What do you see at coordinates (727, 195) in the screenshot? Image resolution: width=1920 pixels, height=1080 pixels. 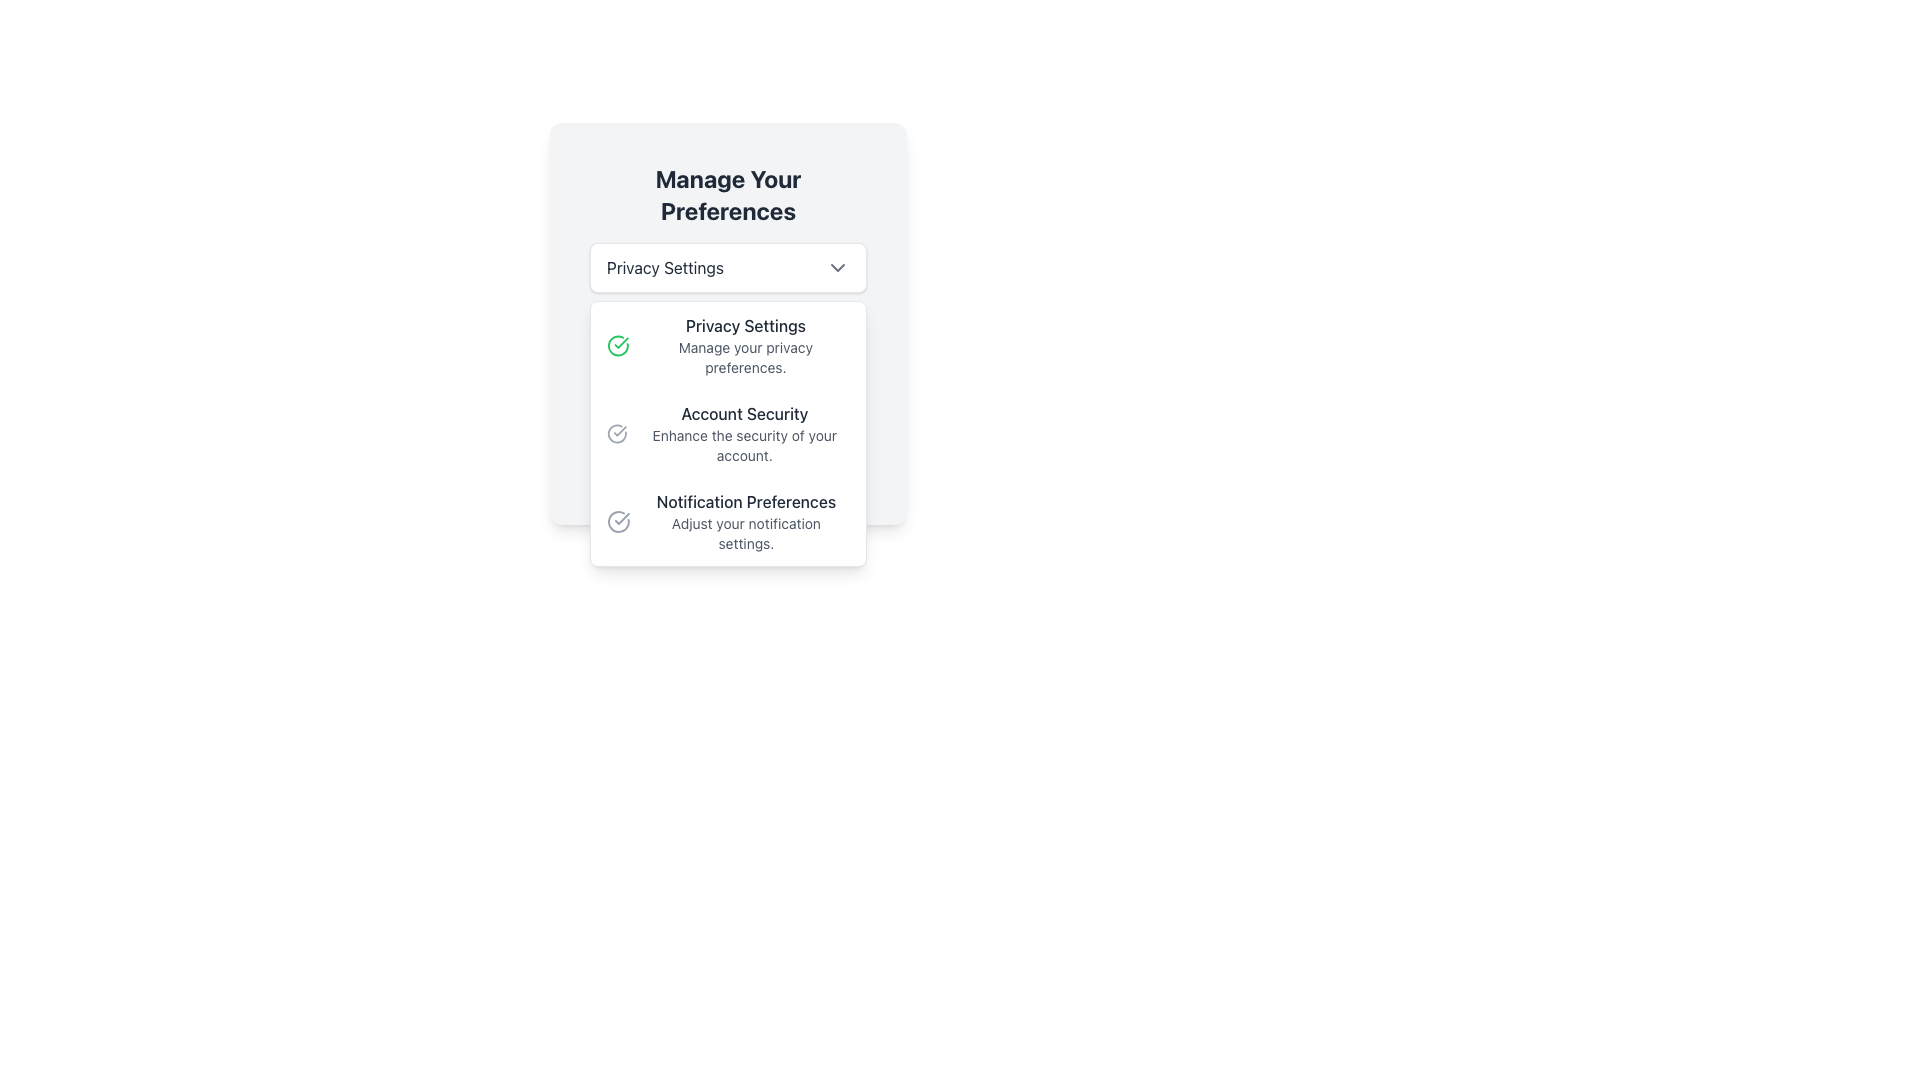 I see `the text label displaying 'Manage Your Preferences', which is centered at the top of the card-like interface` at bounding box center [727, 195].